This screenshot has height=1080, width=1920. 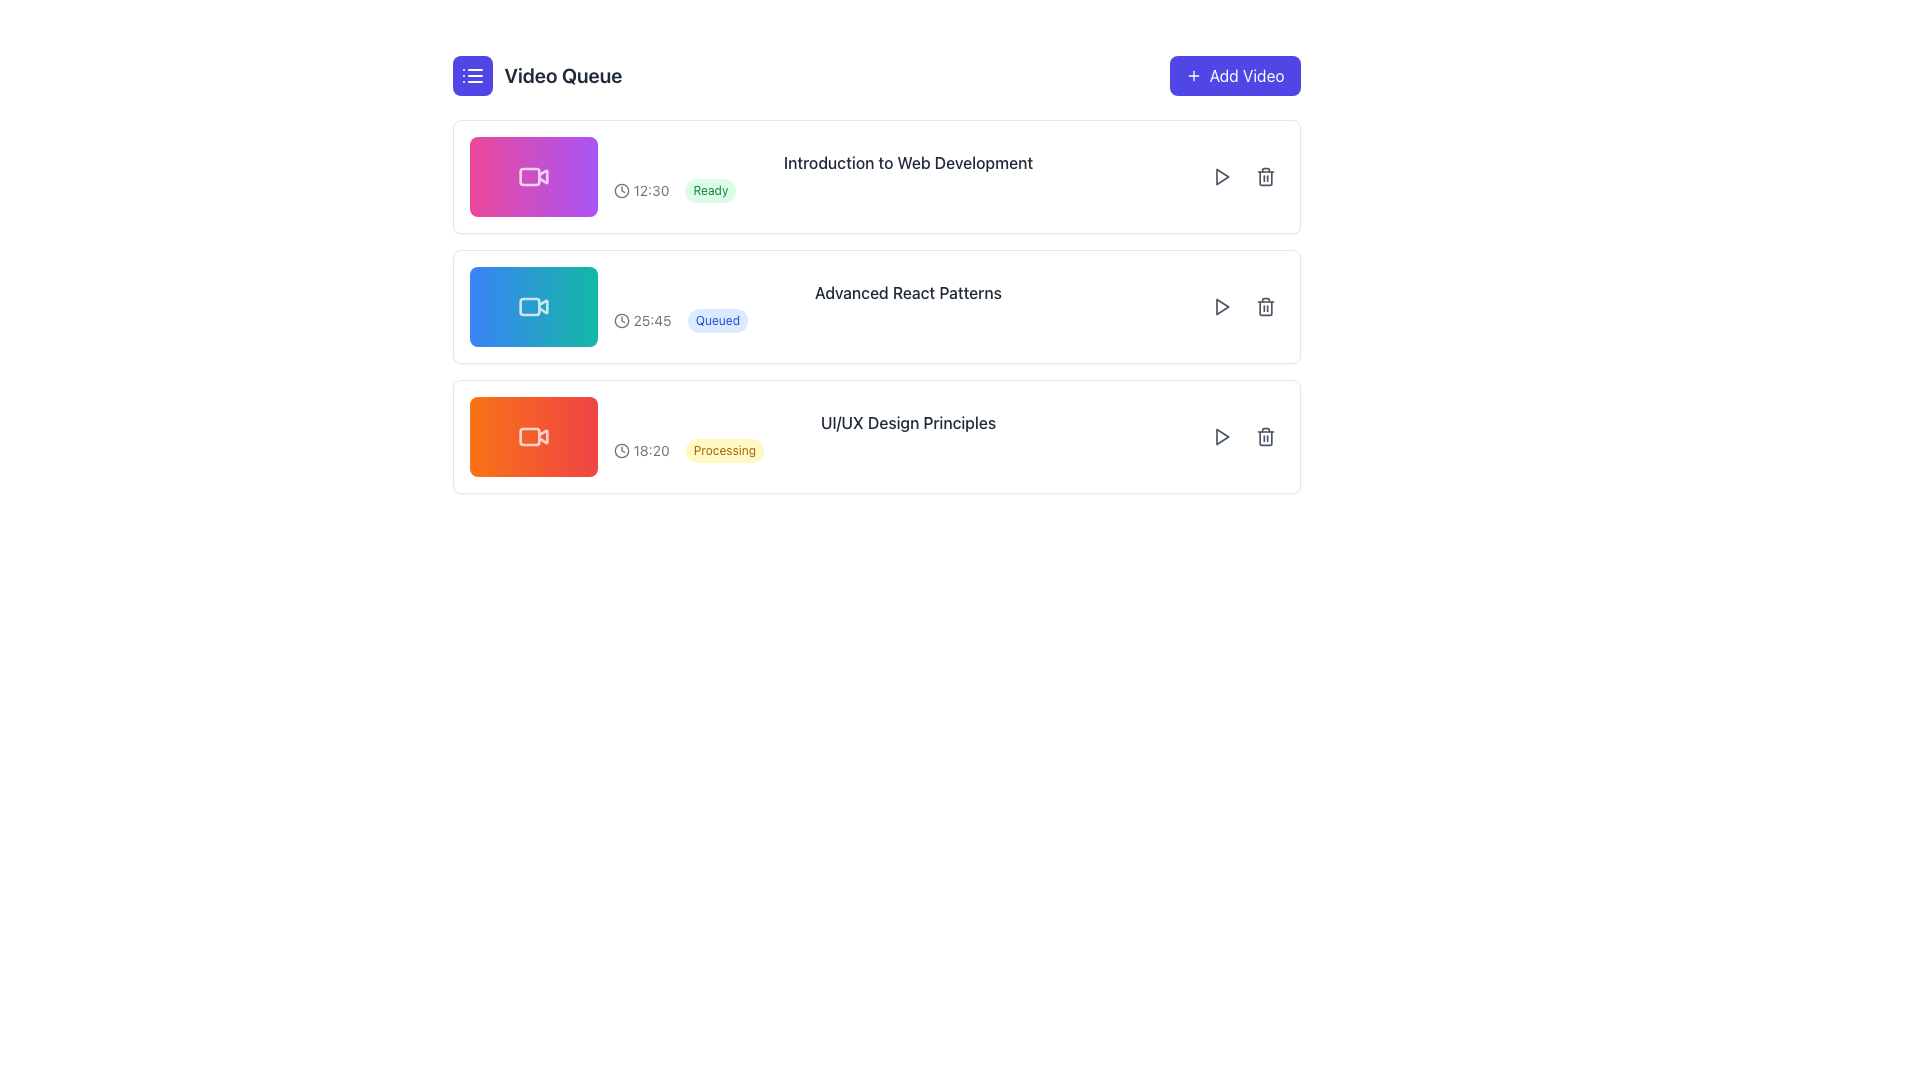 I want to click on the SVG graphic element (circle) that represents the clock's face, located within the third list item next to the video thumbnail and time duration label '18:20', so click(x=620, y=451).